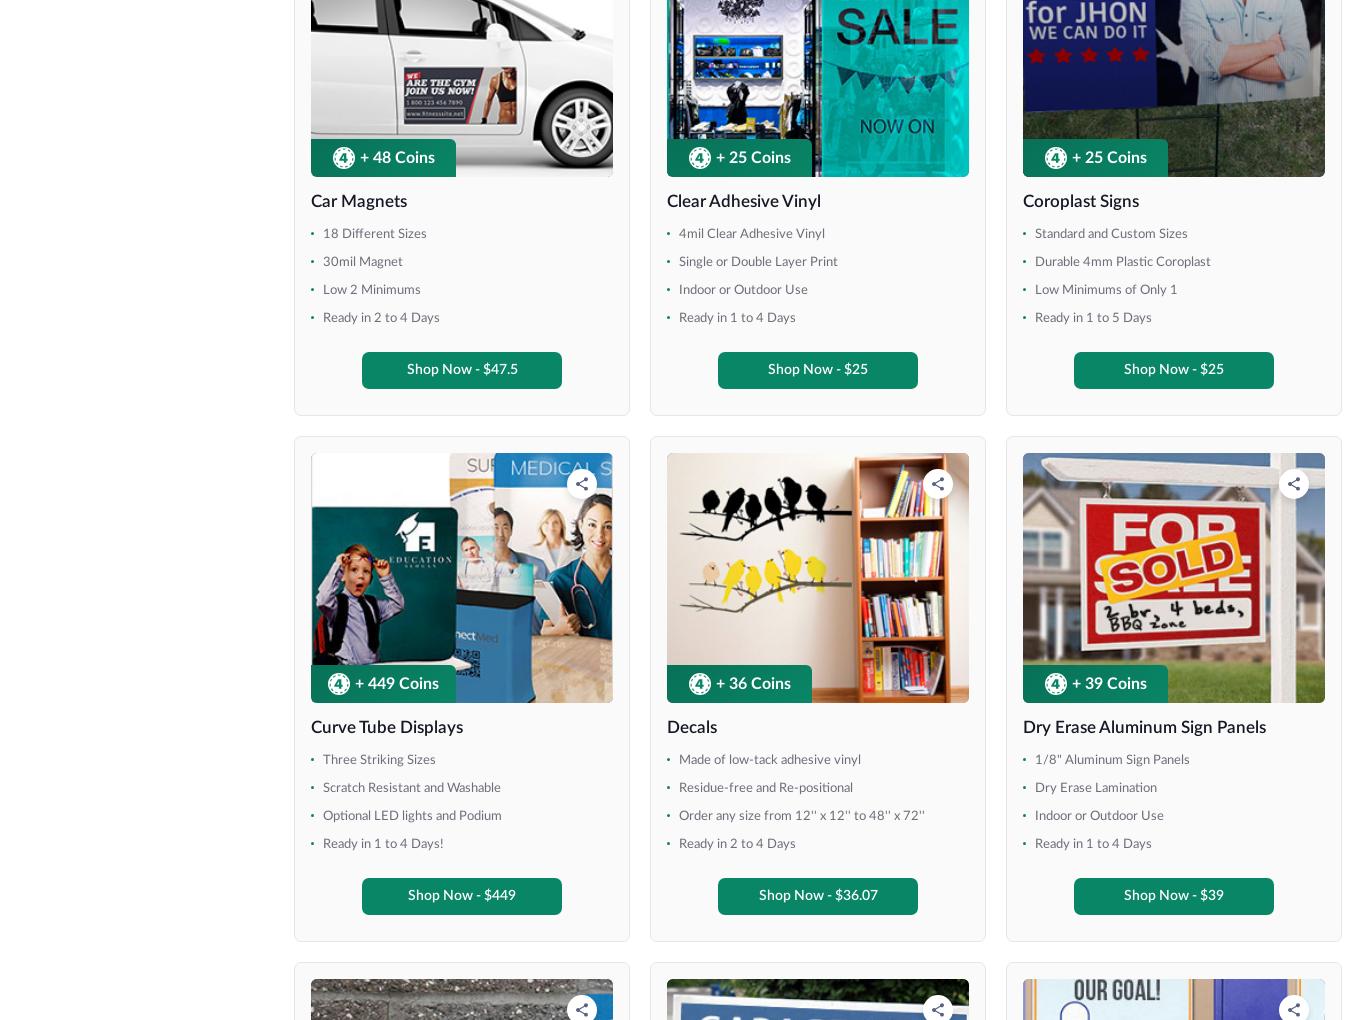  What do you see at coordinates (570, 615) in the screenshot?
I see `'Adhesive Back Vinyl'` at bounding box center [570, 615].